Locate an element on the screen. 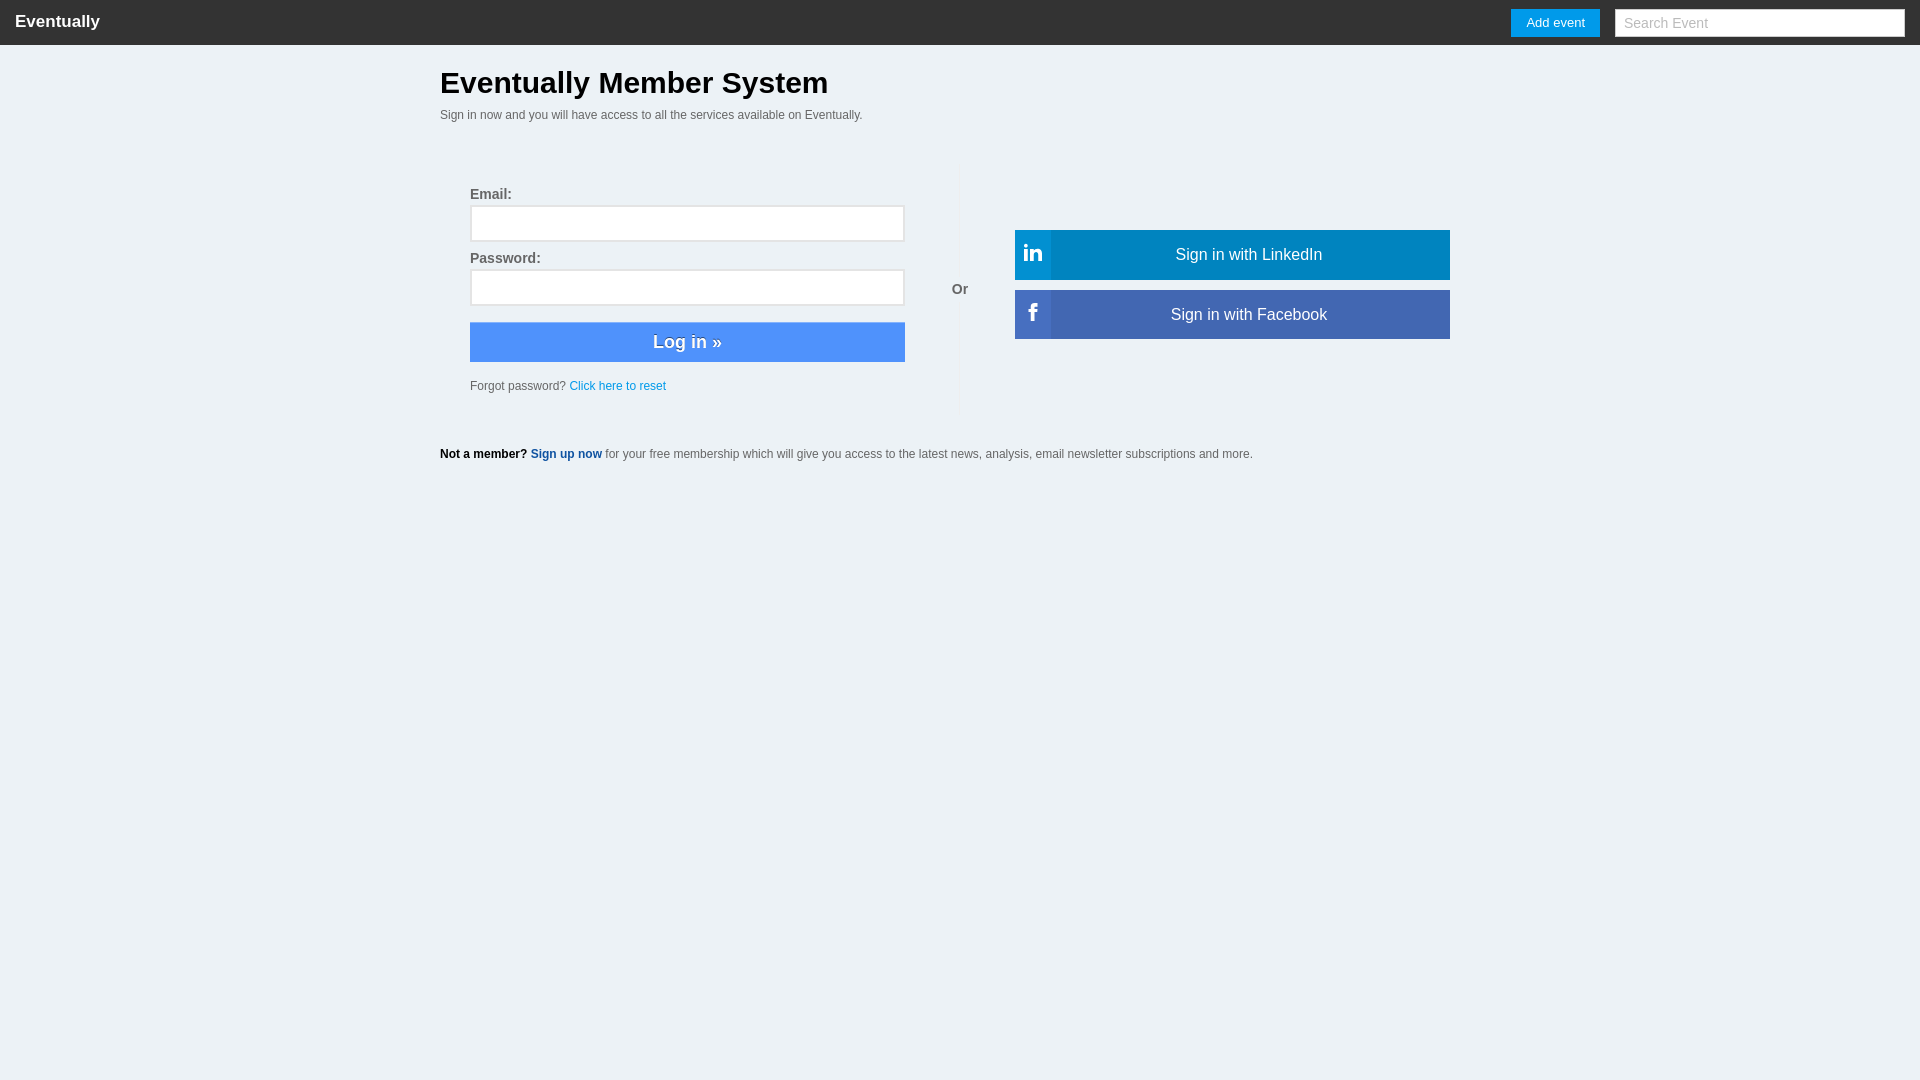 The width and height of the screenshot is (1920, 1080). 'Eventually' is located at coordinates (57, 21).